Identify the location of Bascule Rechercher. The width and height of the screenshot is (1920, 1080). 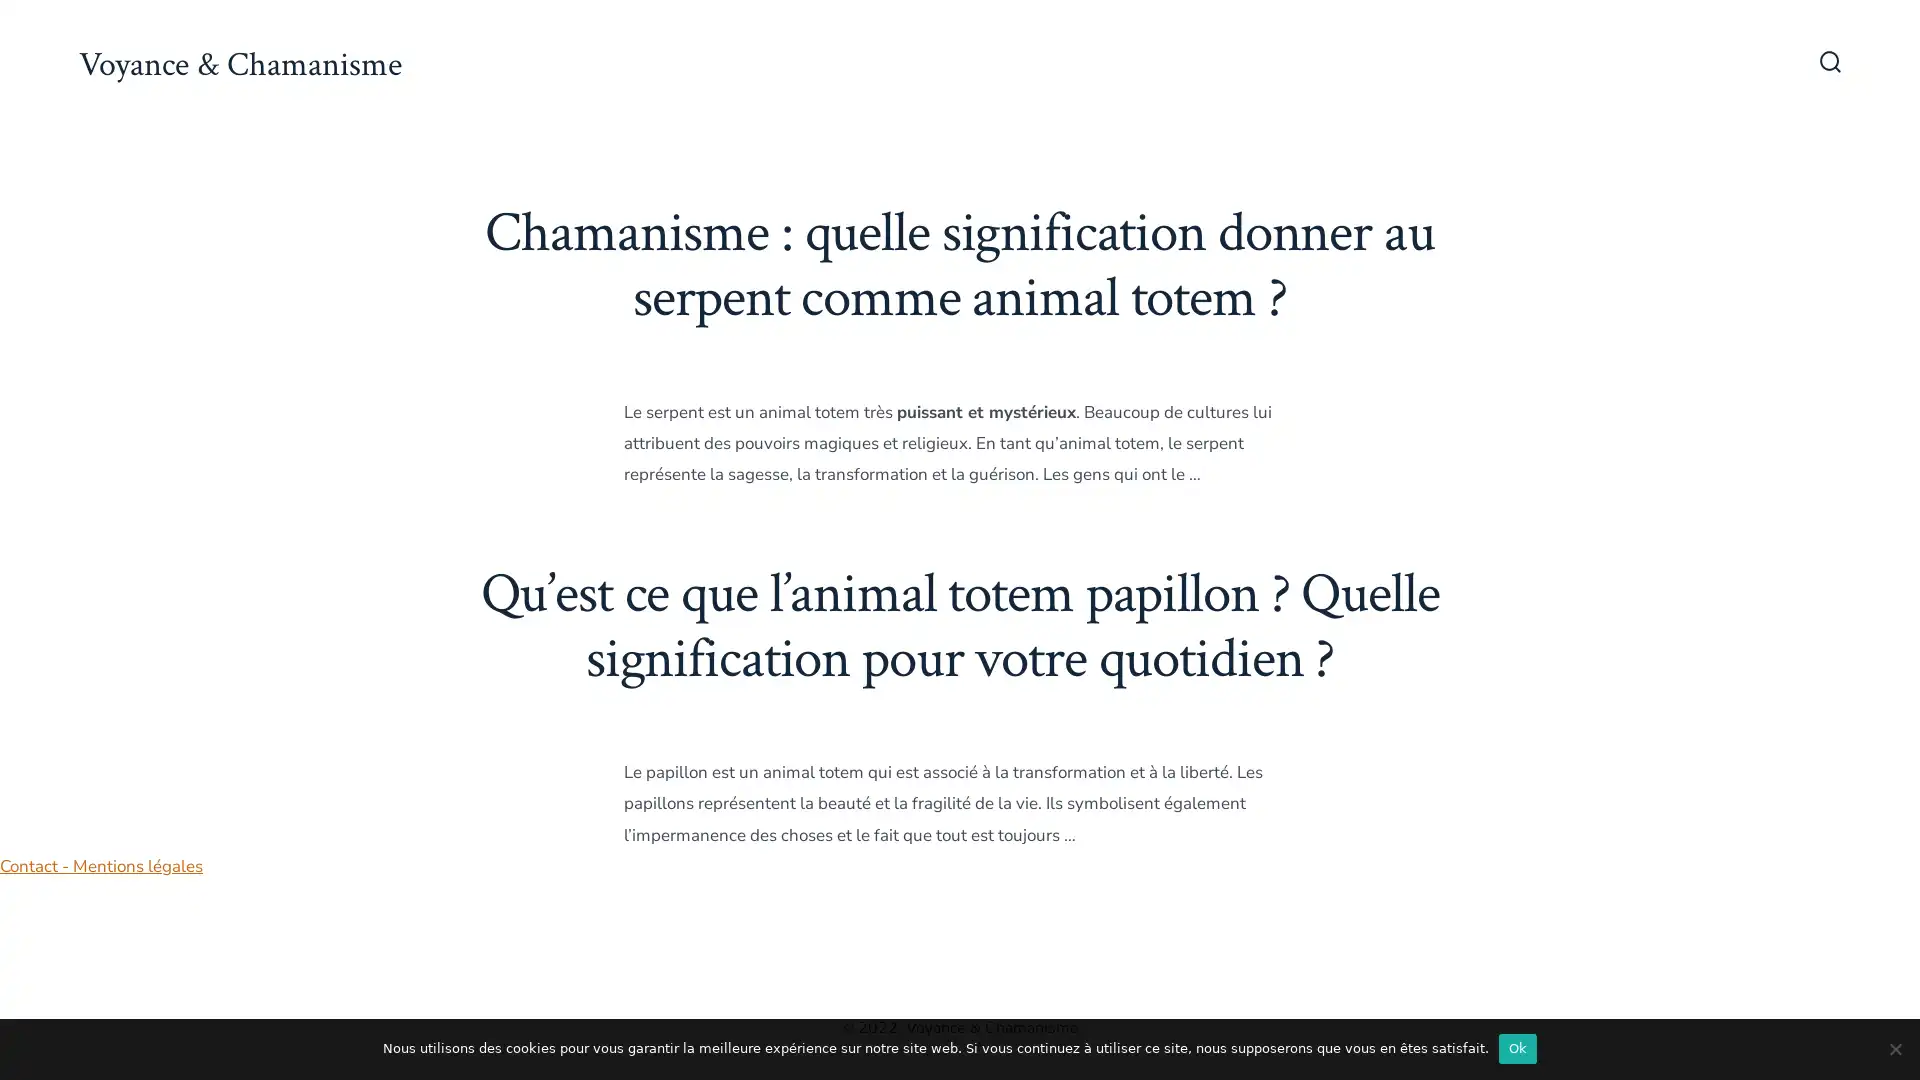
(1829, 63).